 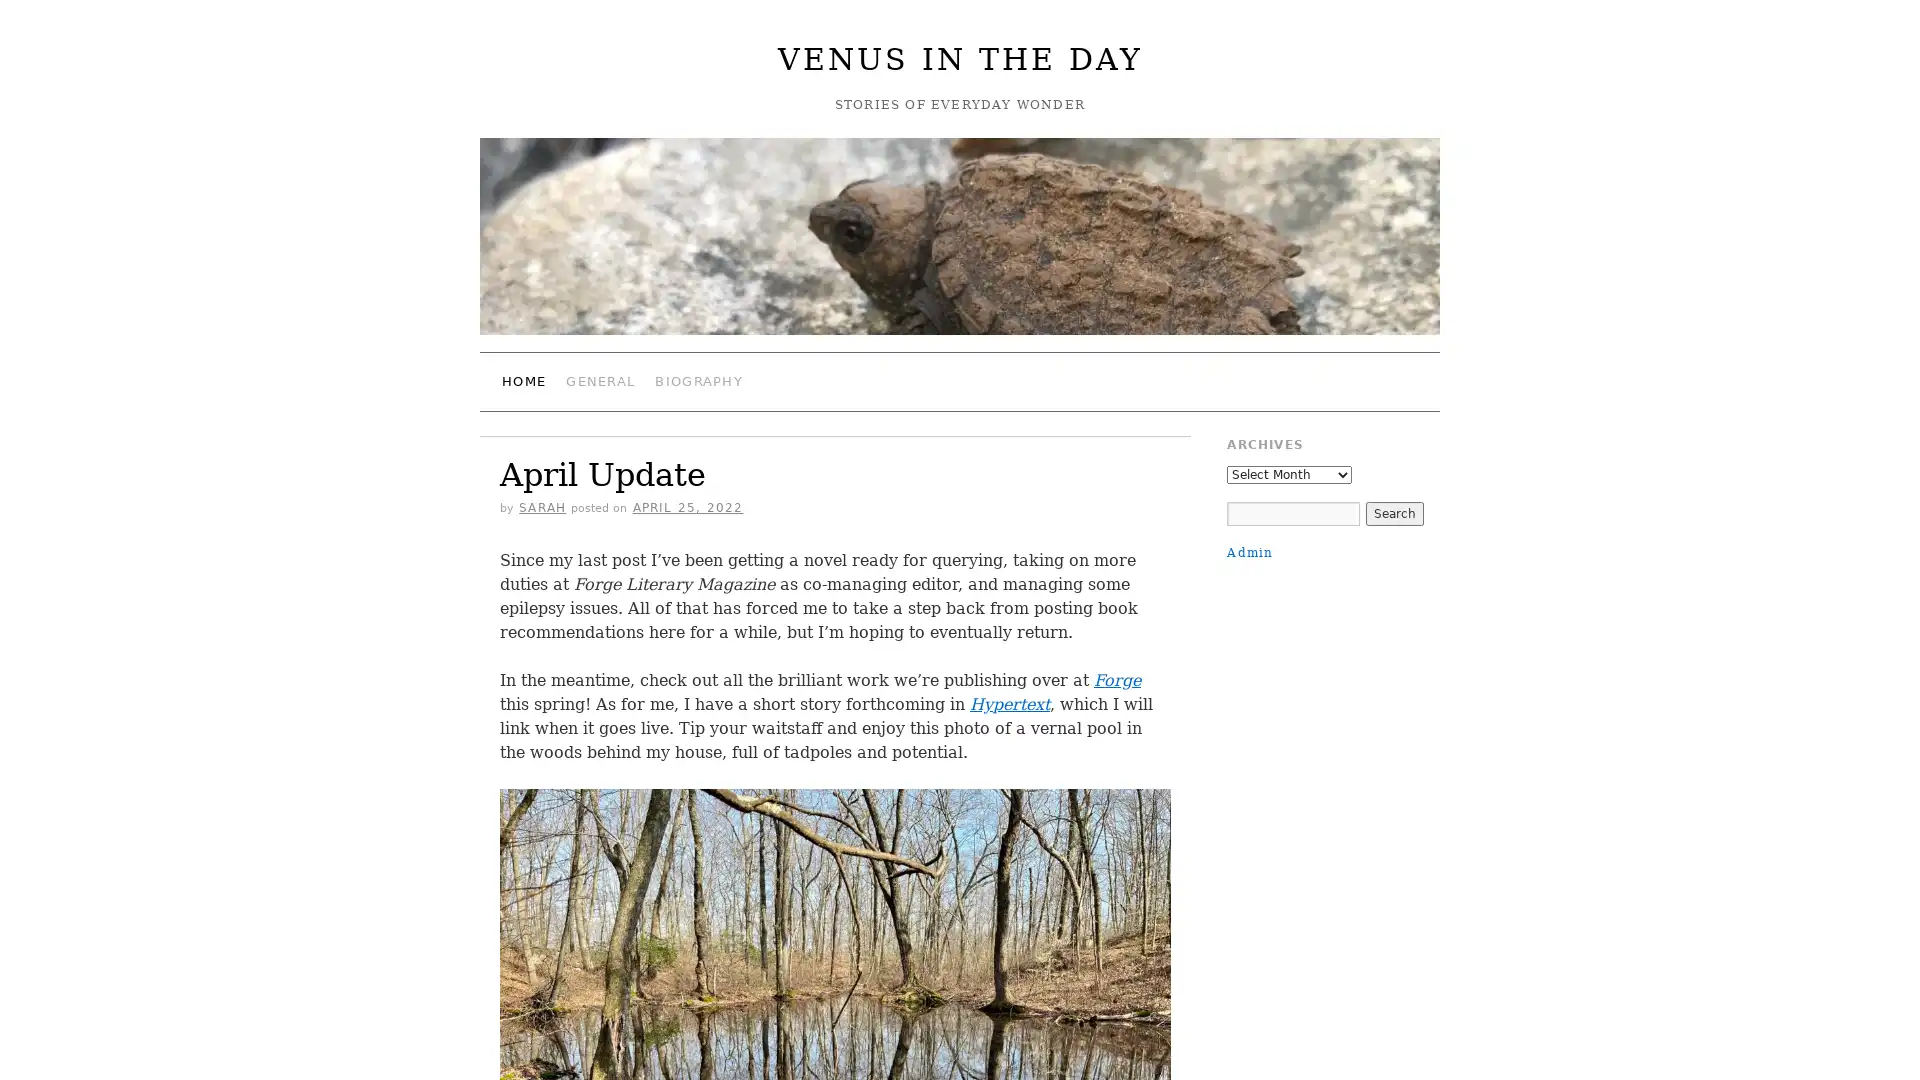 What do you see at coordinates (1392, 512) in the screenshot?
I see `Search` at bounding box center [1392, 512].